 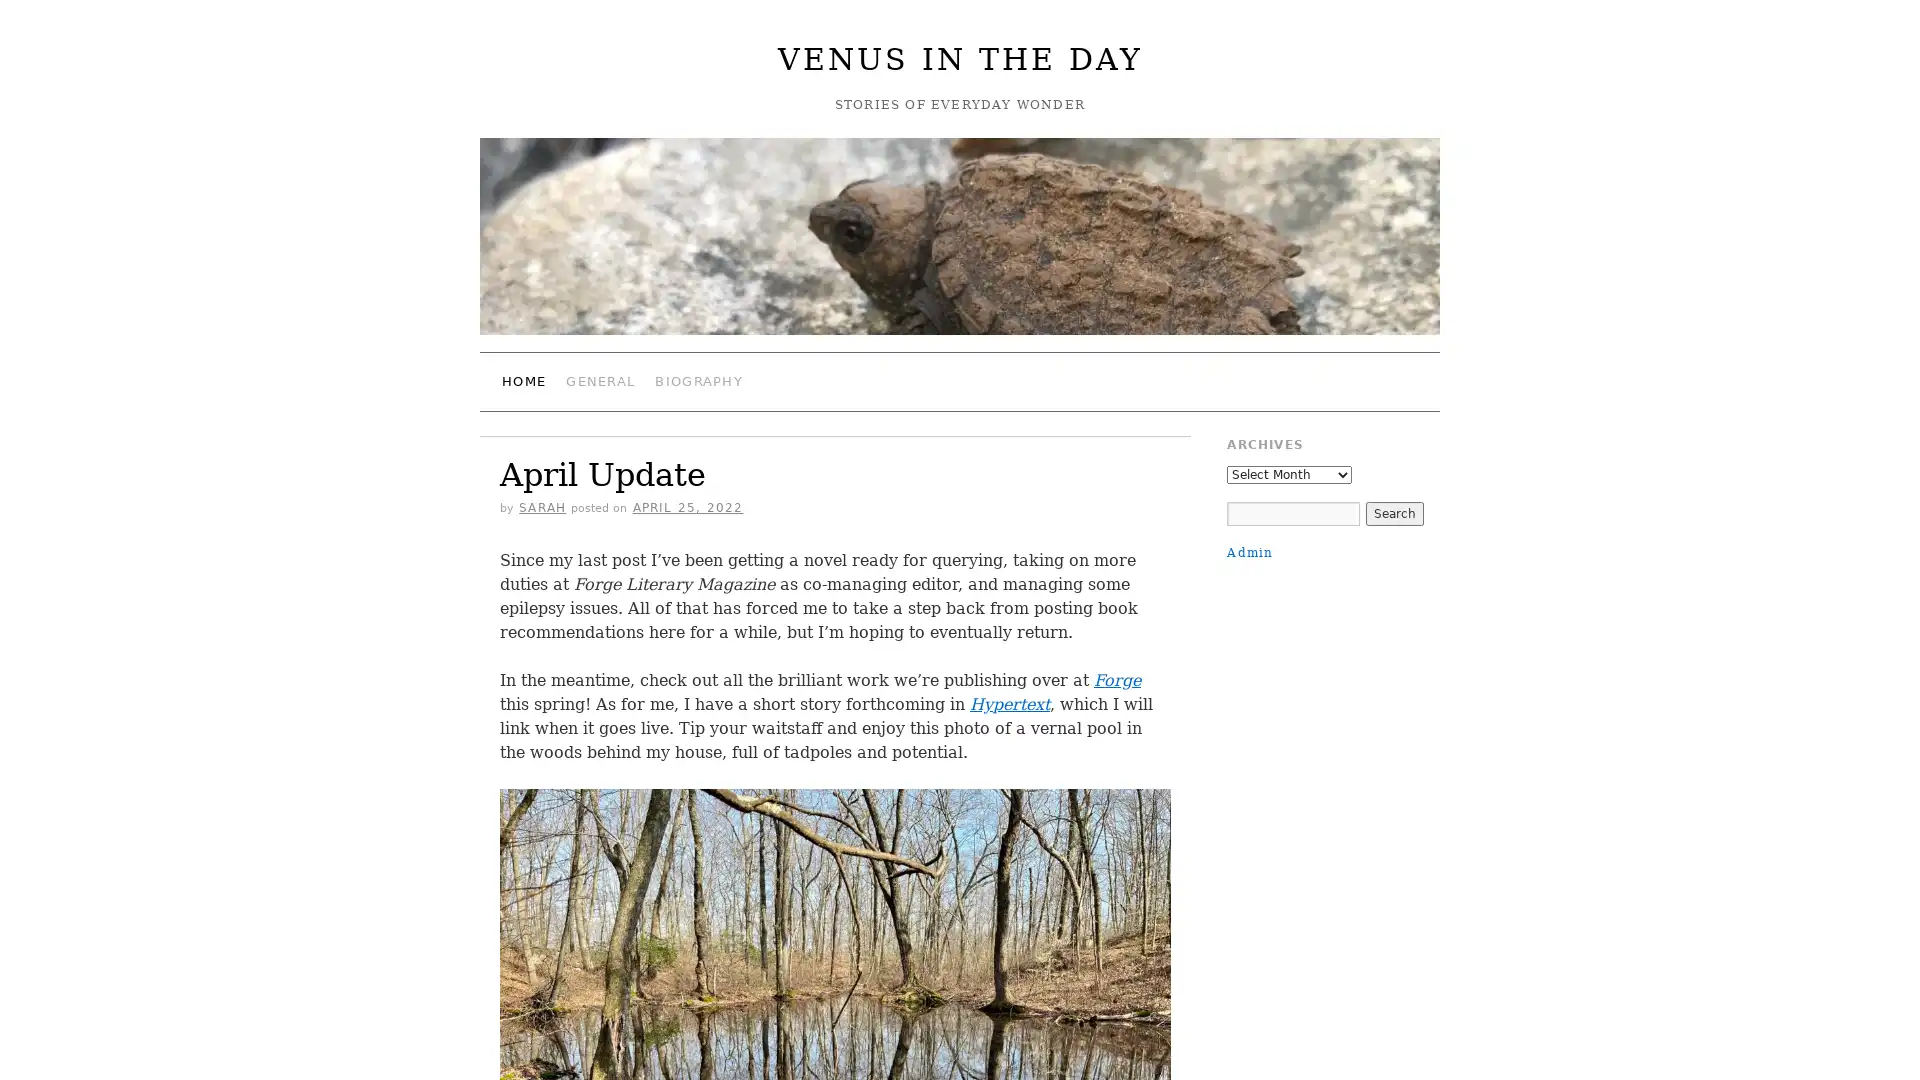 What do you see at coordinates (1392, 512) in the screenshot?
I see `Search` at bounding box center [1392, 512].